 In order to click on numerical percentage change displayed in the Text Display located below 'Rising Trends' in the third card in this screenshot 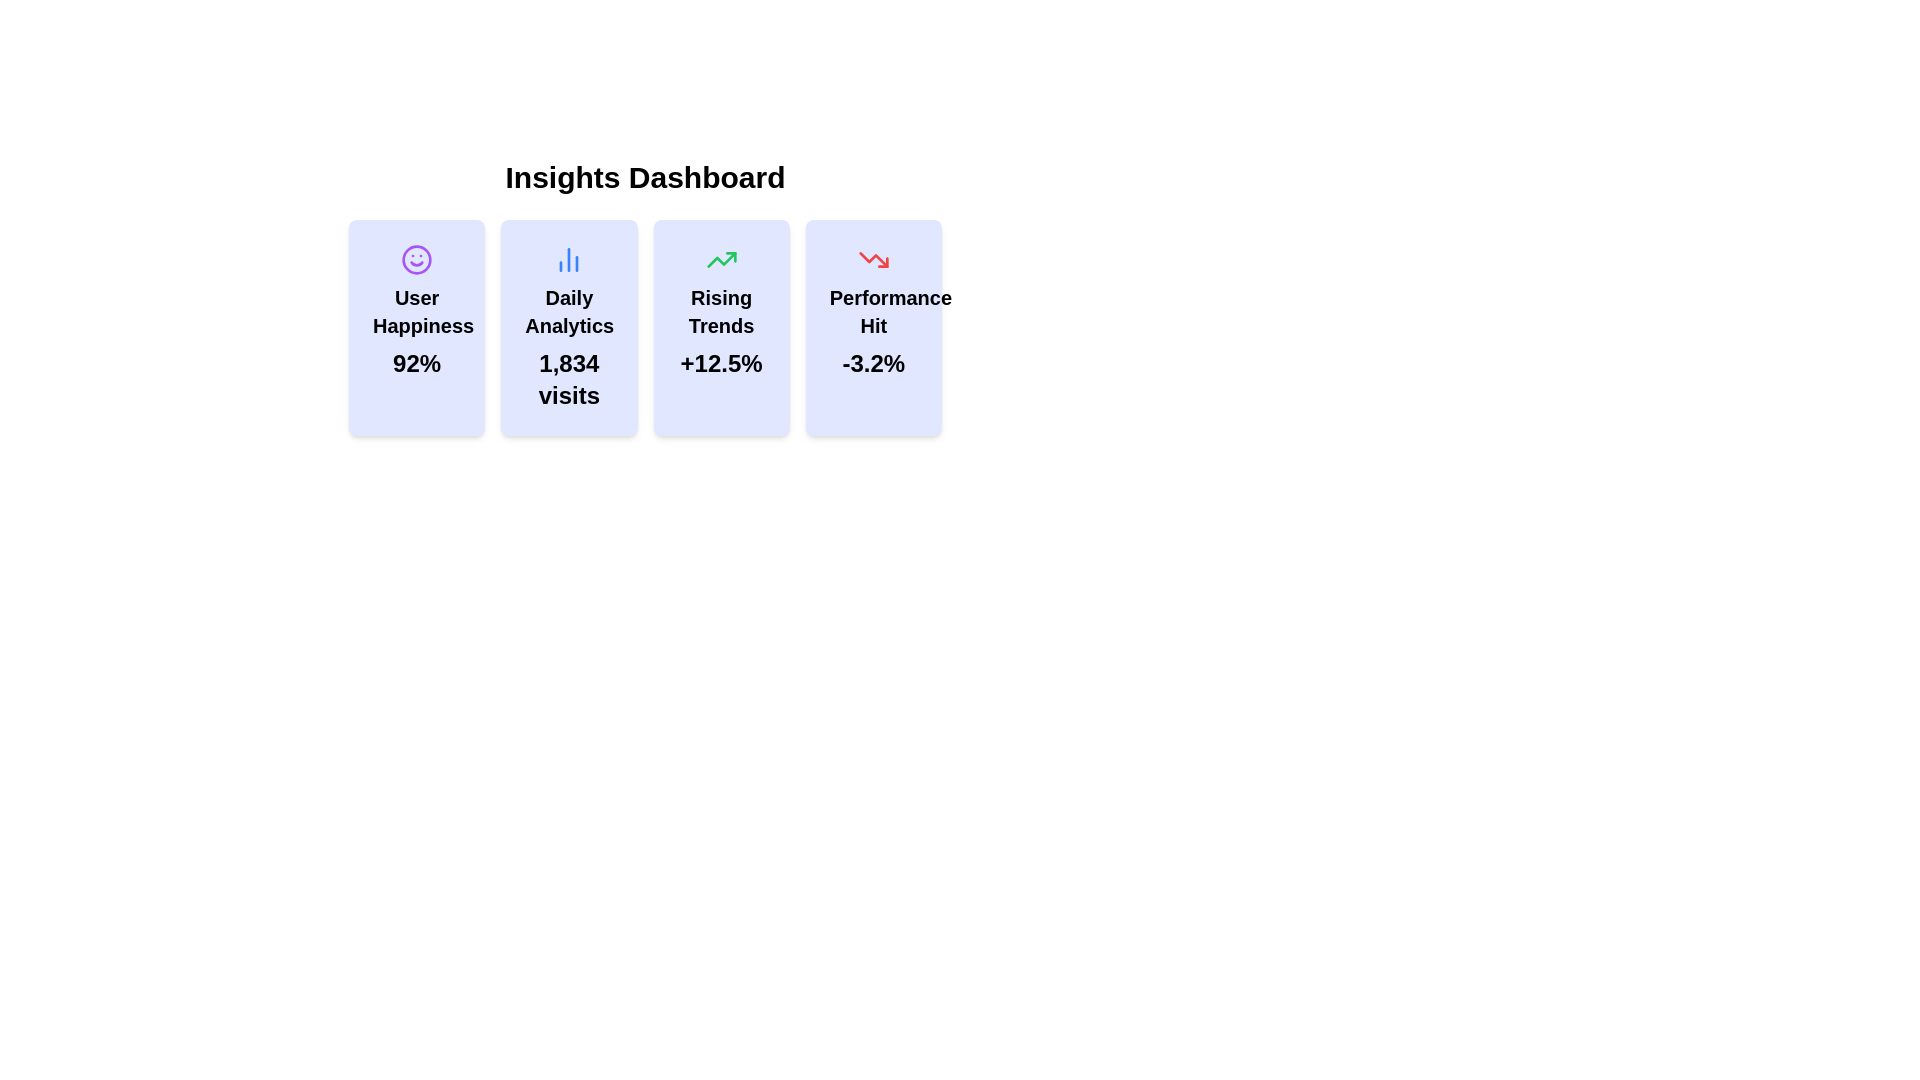, I will do `click(720, 363)`.